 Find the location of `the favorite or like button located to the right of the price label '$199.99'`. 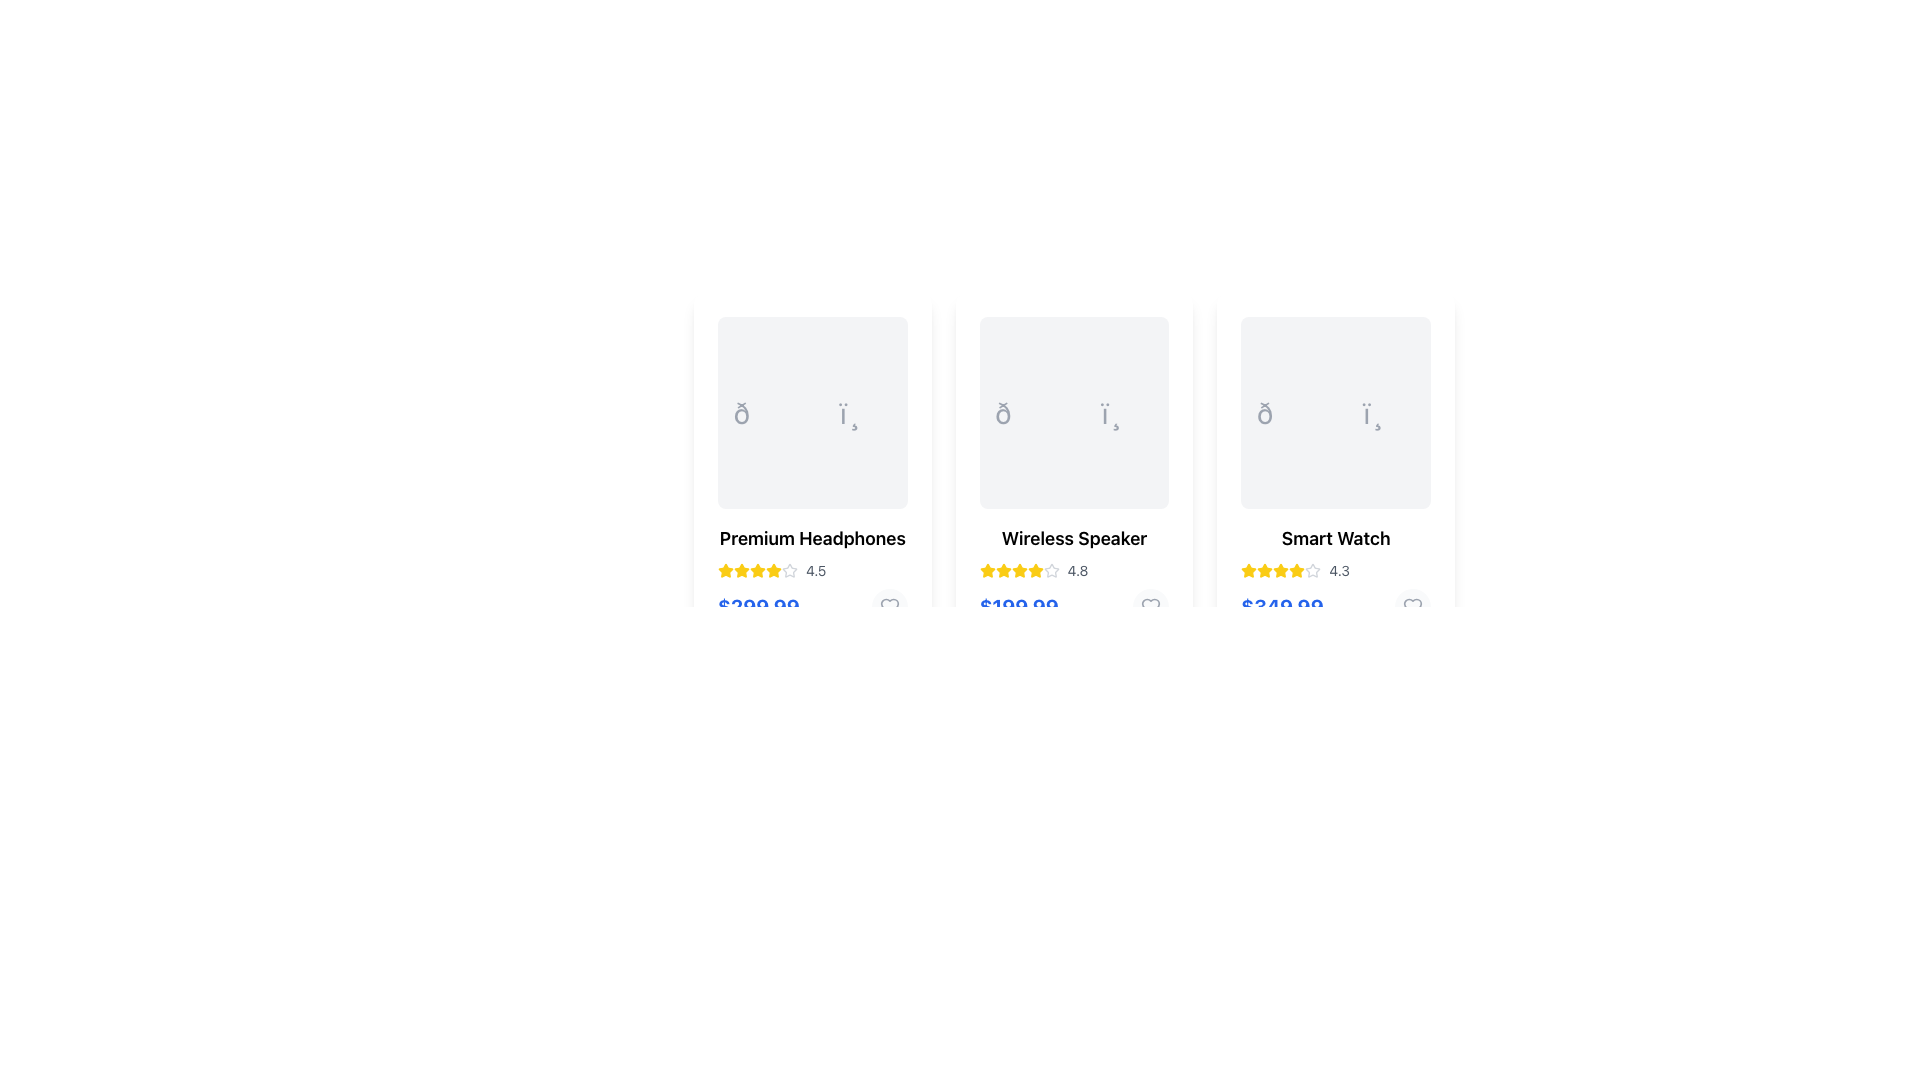

the favorite or like button located to the right of the price label '$199.99' is located at coordinates (1151, 605).